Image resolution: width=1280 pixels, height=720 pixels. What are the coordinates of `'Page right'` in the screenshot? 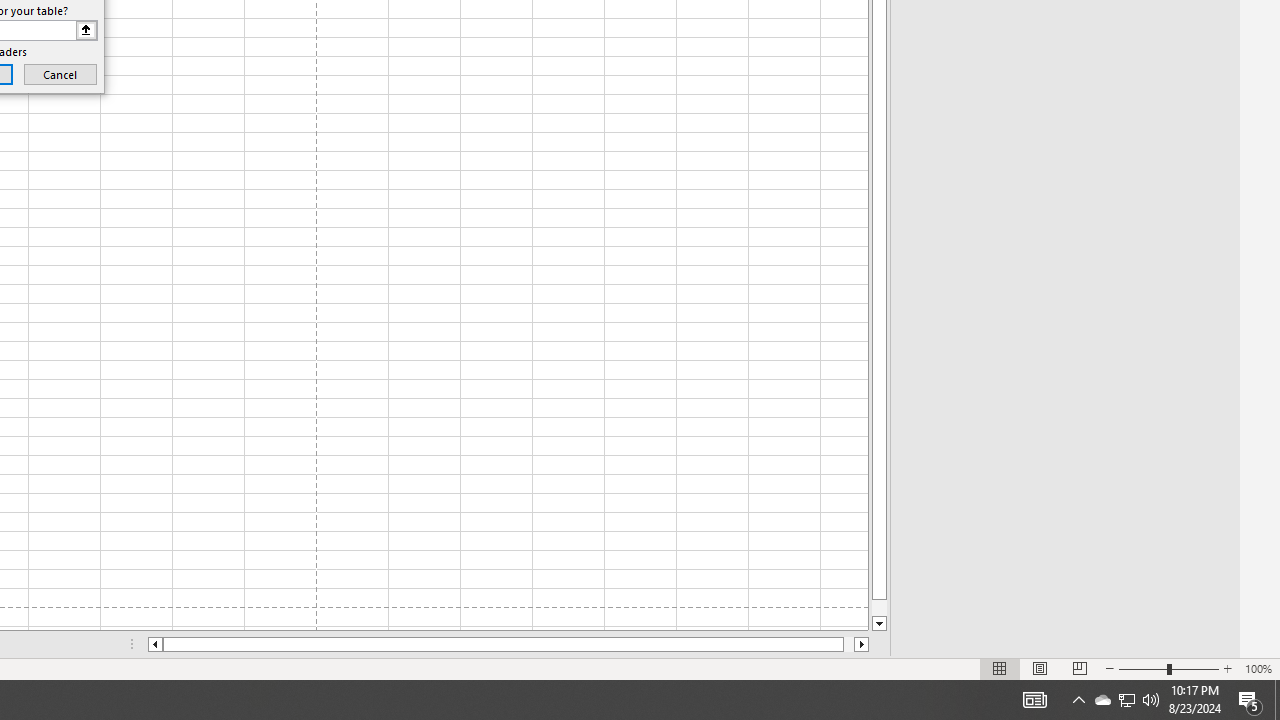 It's located at (848, 644).